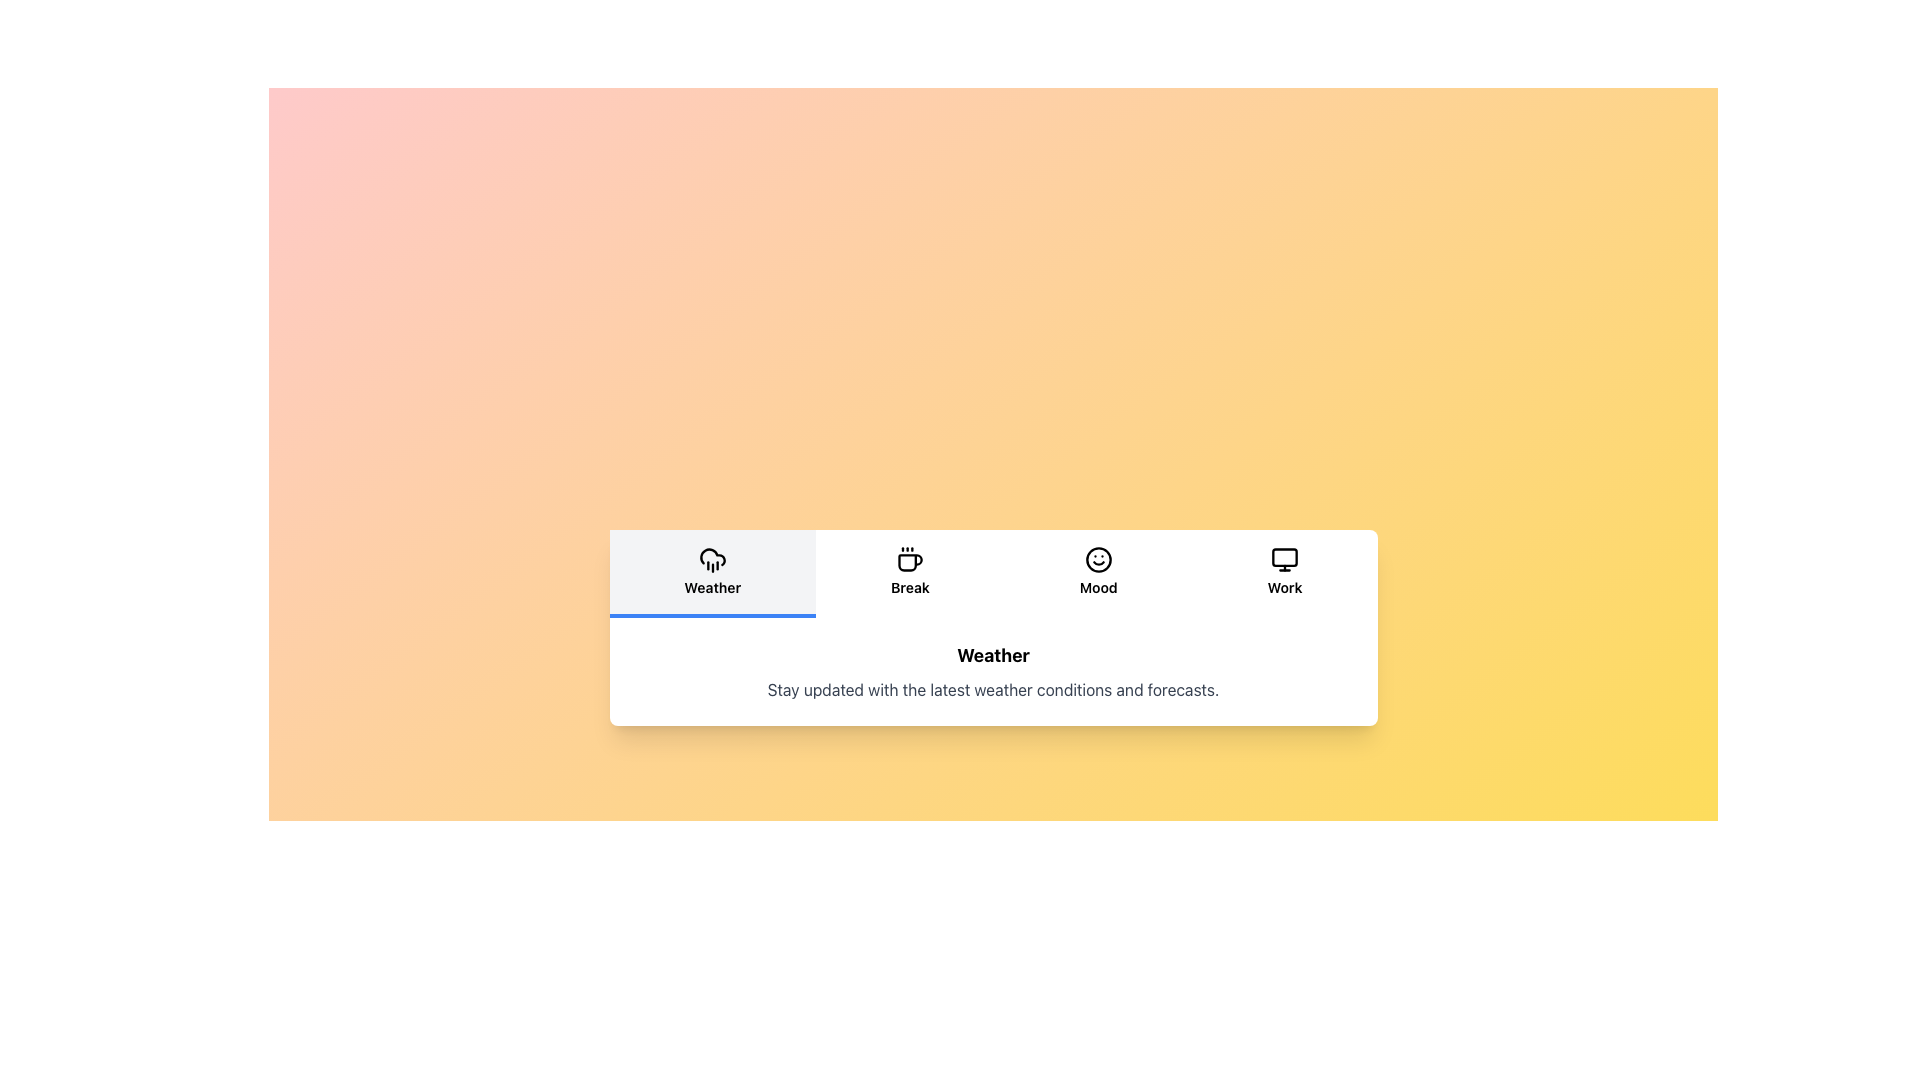  What do you see at coordinates (1285, 559) in the screenshot?
I see `the monitor icon representing the 'Work' section` at bounding box center [1285, 559].